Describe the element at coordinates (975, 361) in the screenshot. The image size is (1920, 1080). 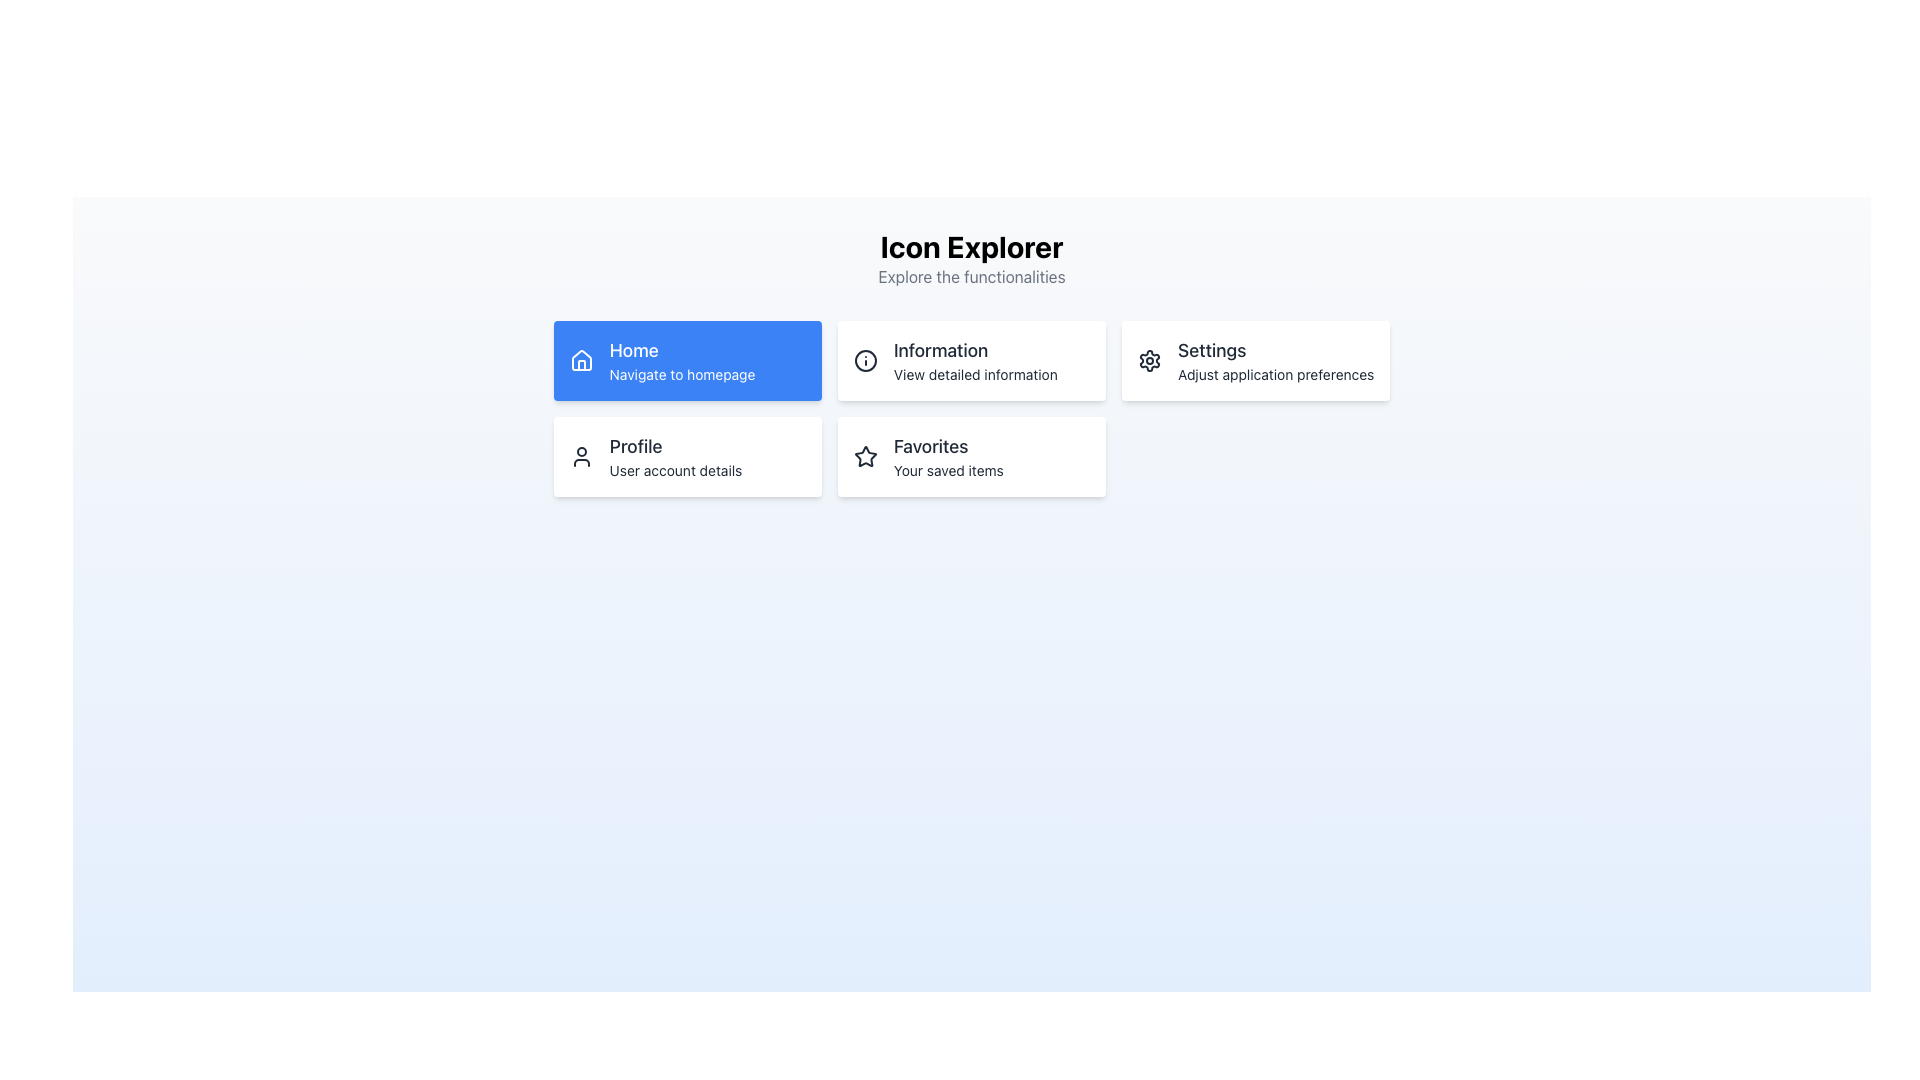
I see `the non-interactive text display area that shows the title 'Information' and subtitle 'View detailed information', located in the second card of the top row` at that location.